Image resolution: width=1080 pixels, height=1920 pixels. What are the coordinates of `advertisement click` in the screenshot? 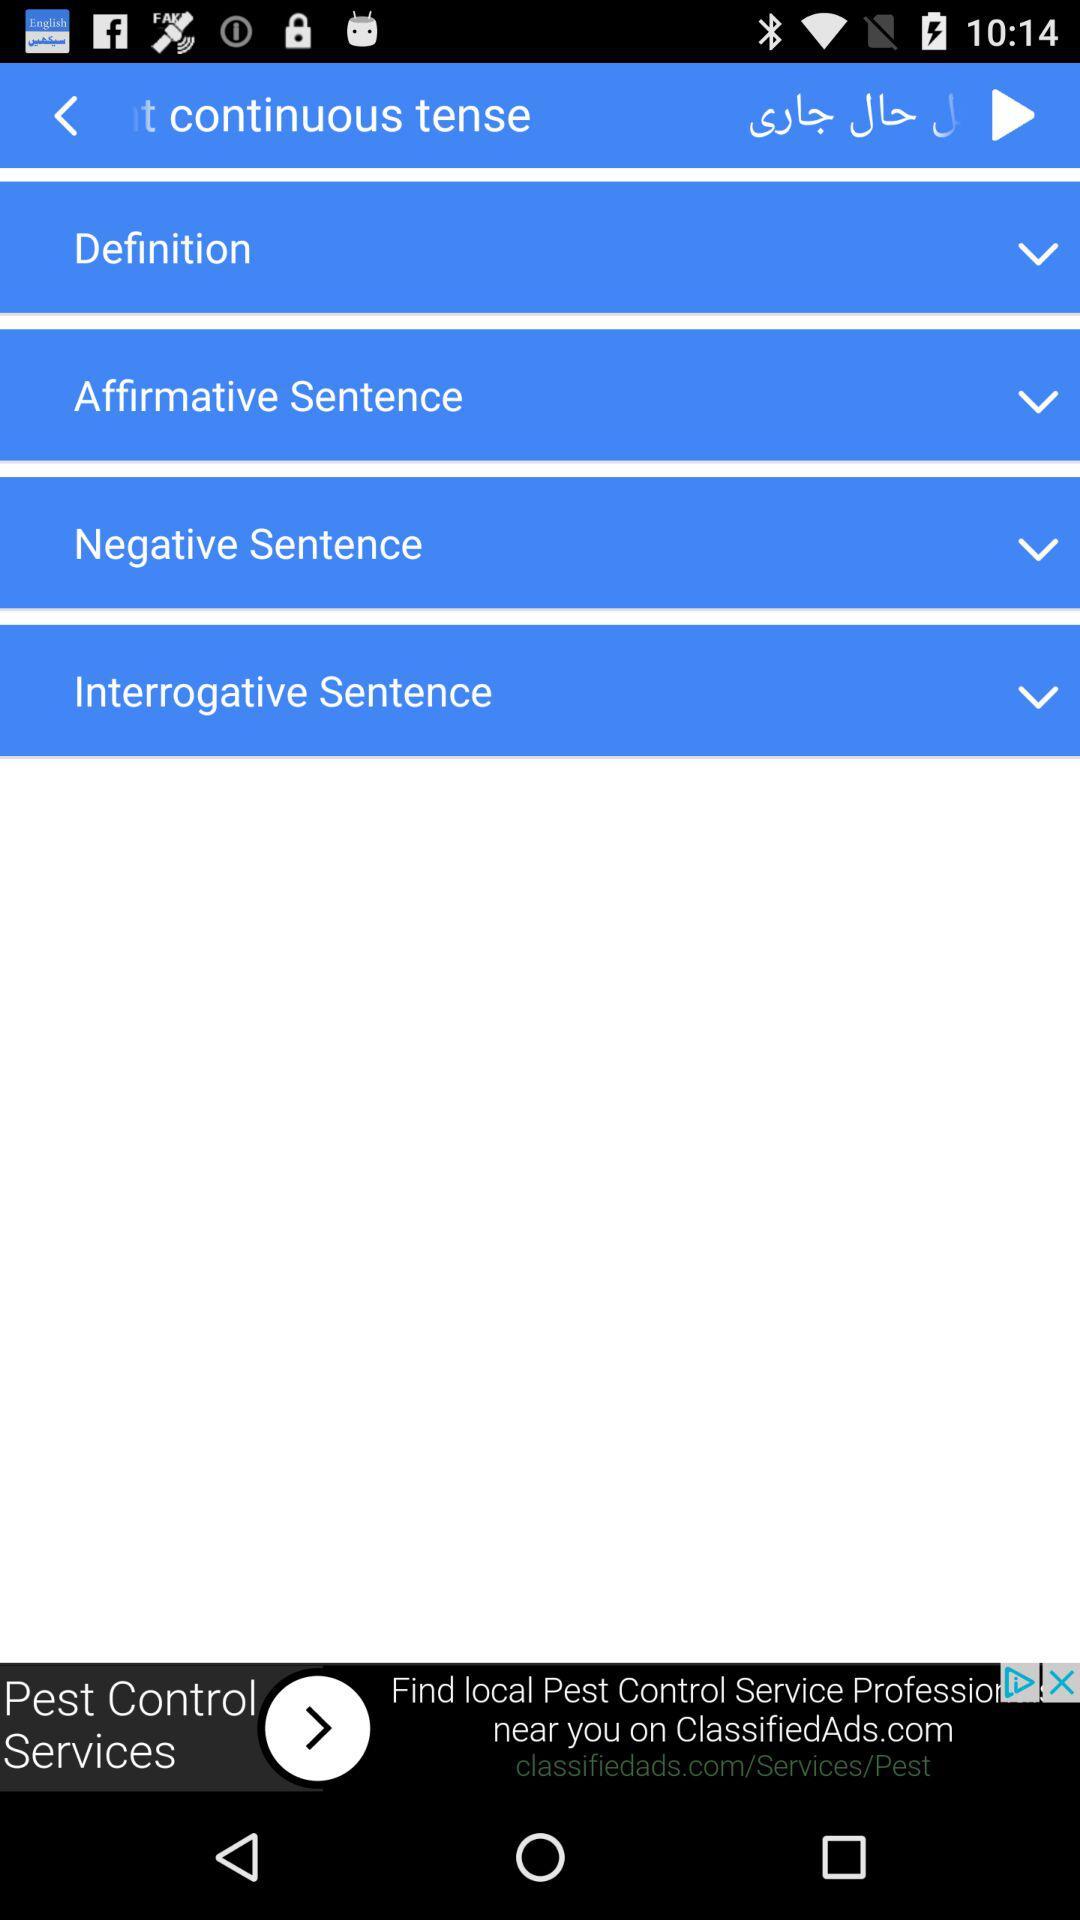 It's located at (540, 1727).